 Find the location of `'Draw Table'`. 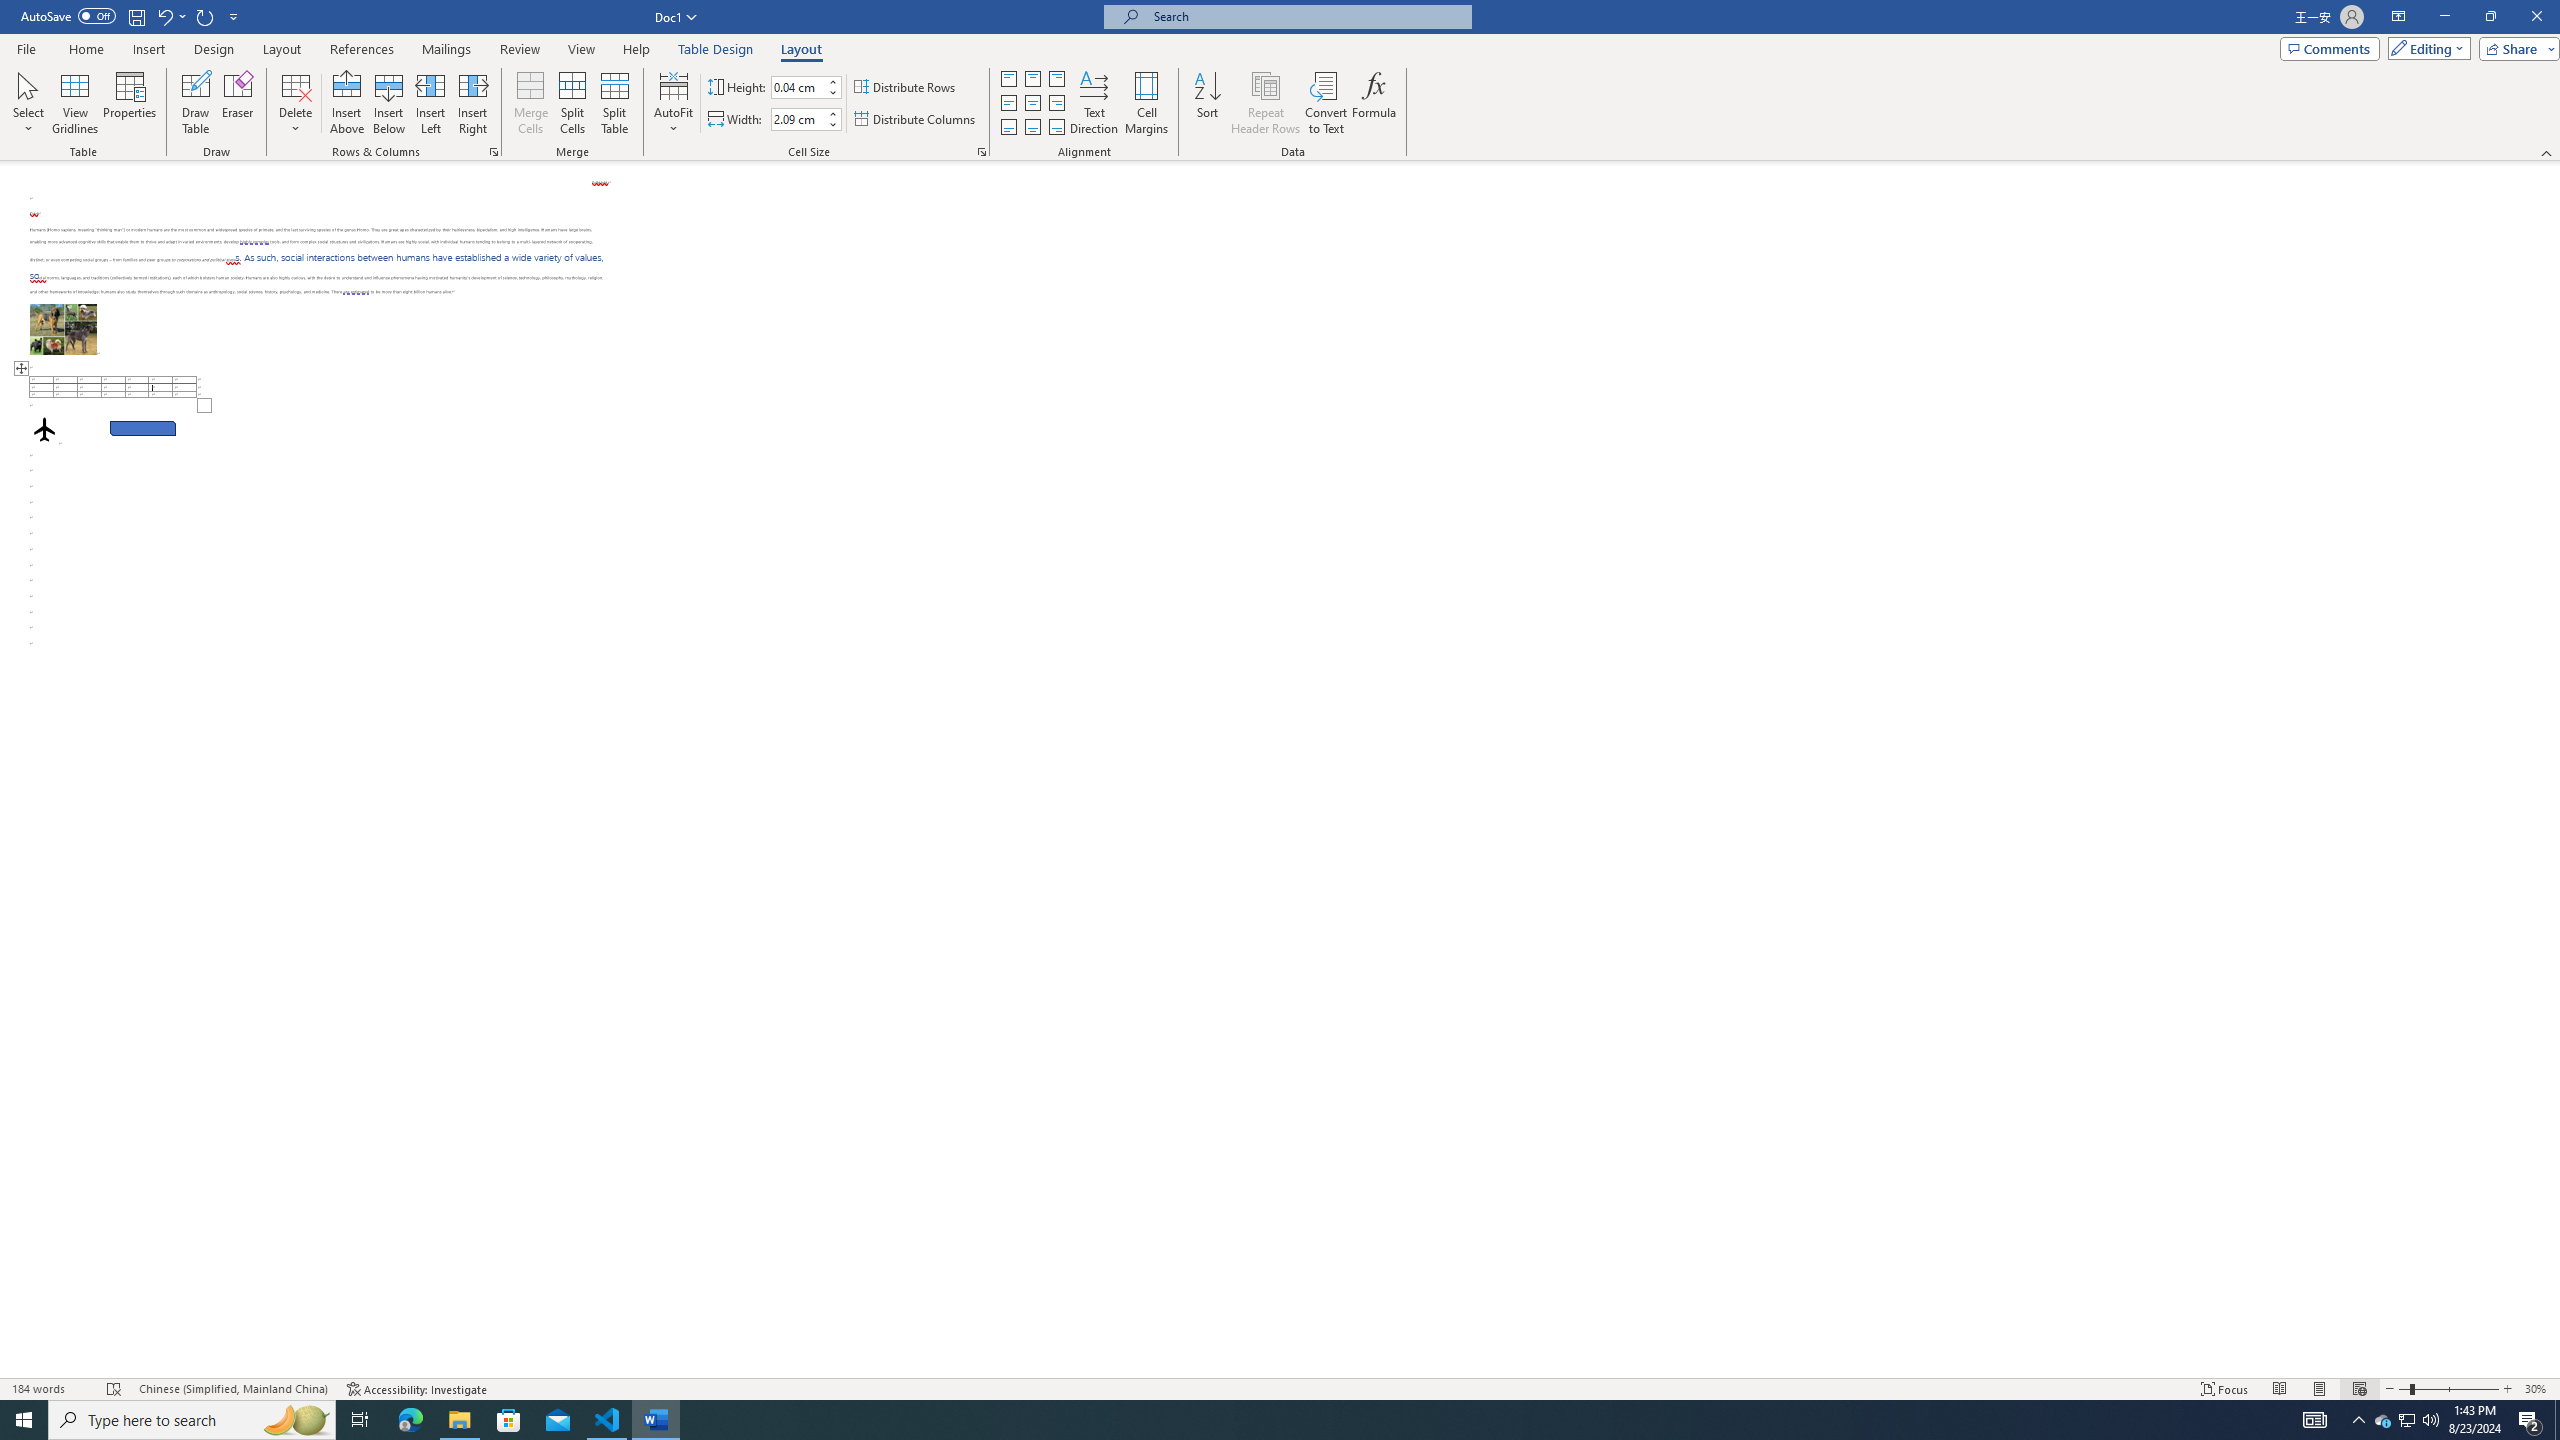

'Draw Table' is located at coordinates (195, 103).